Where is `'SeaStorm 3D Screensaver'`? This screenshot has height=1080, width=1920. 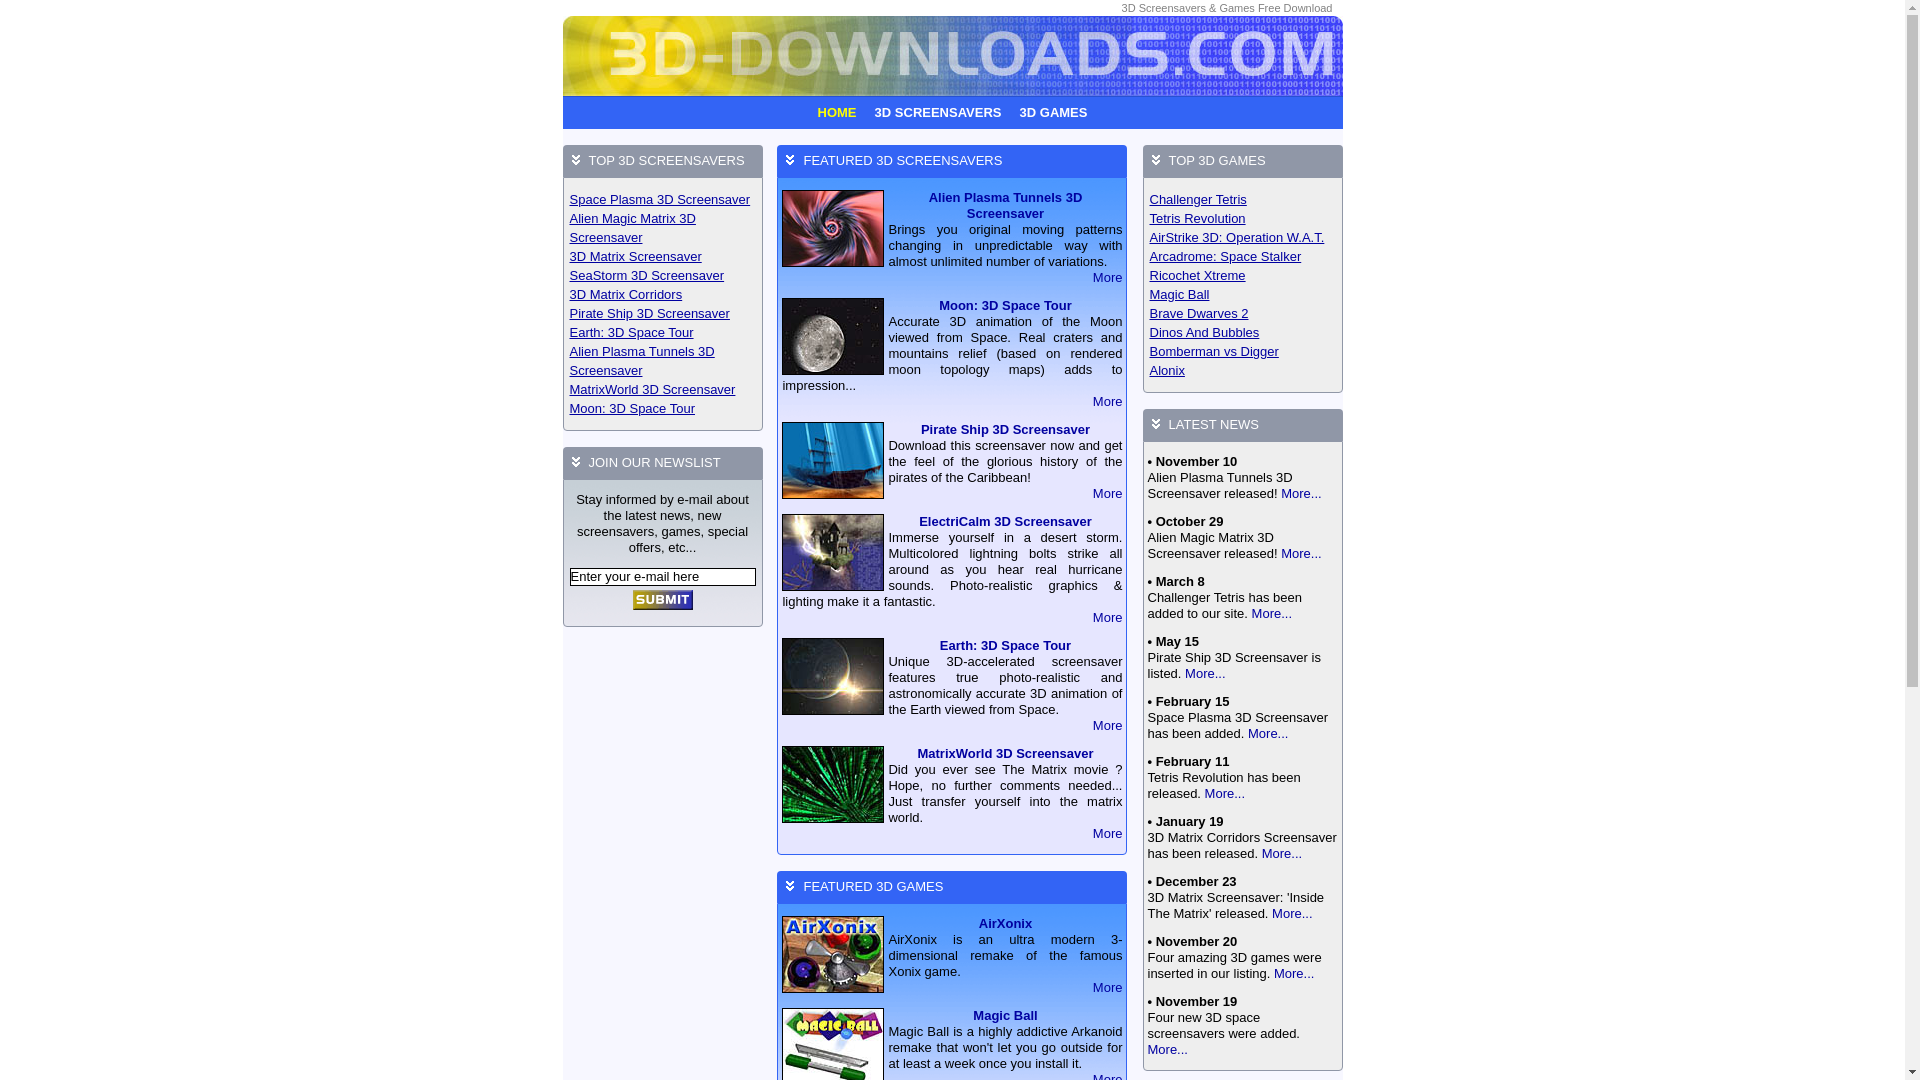 'SeaStorm 3D Screensaver' is located at coordinates (663, 275).